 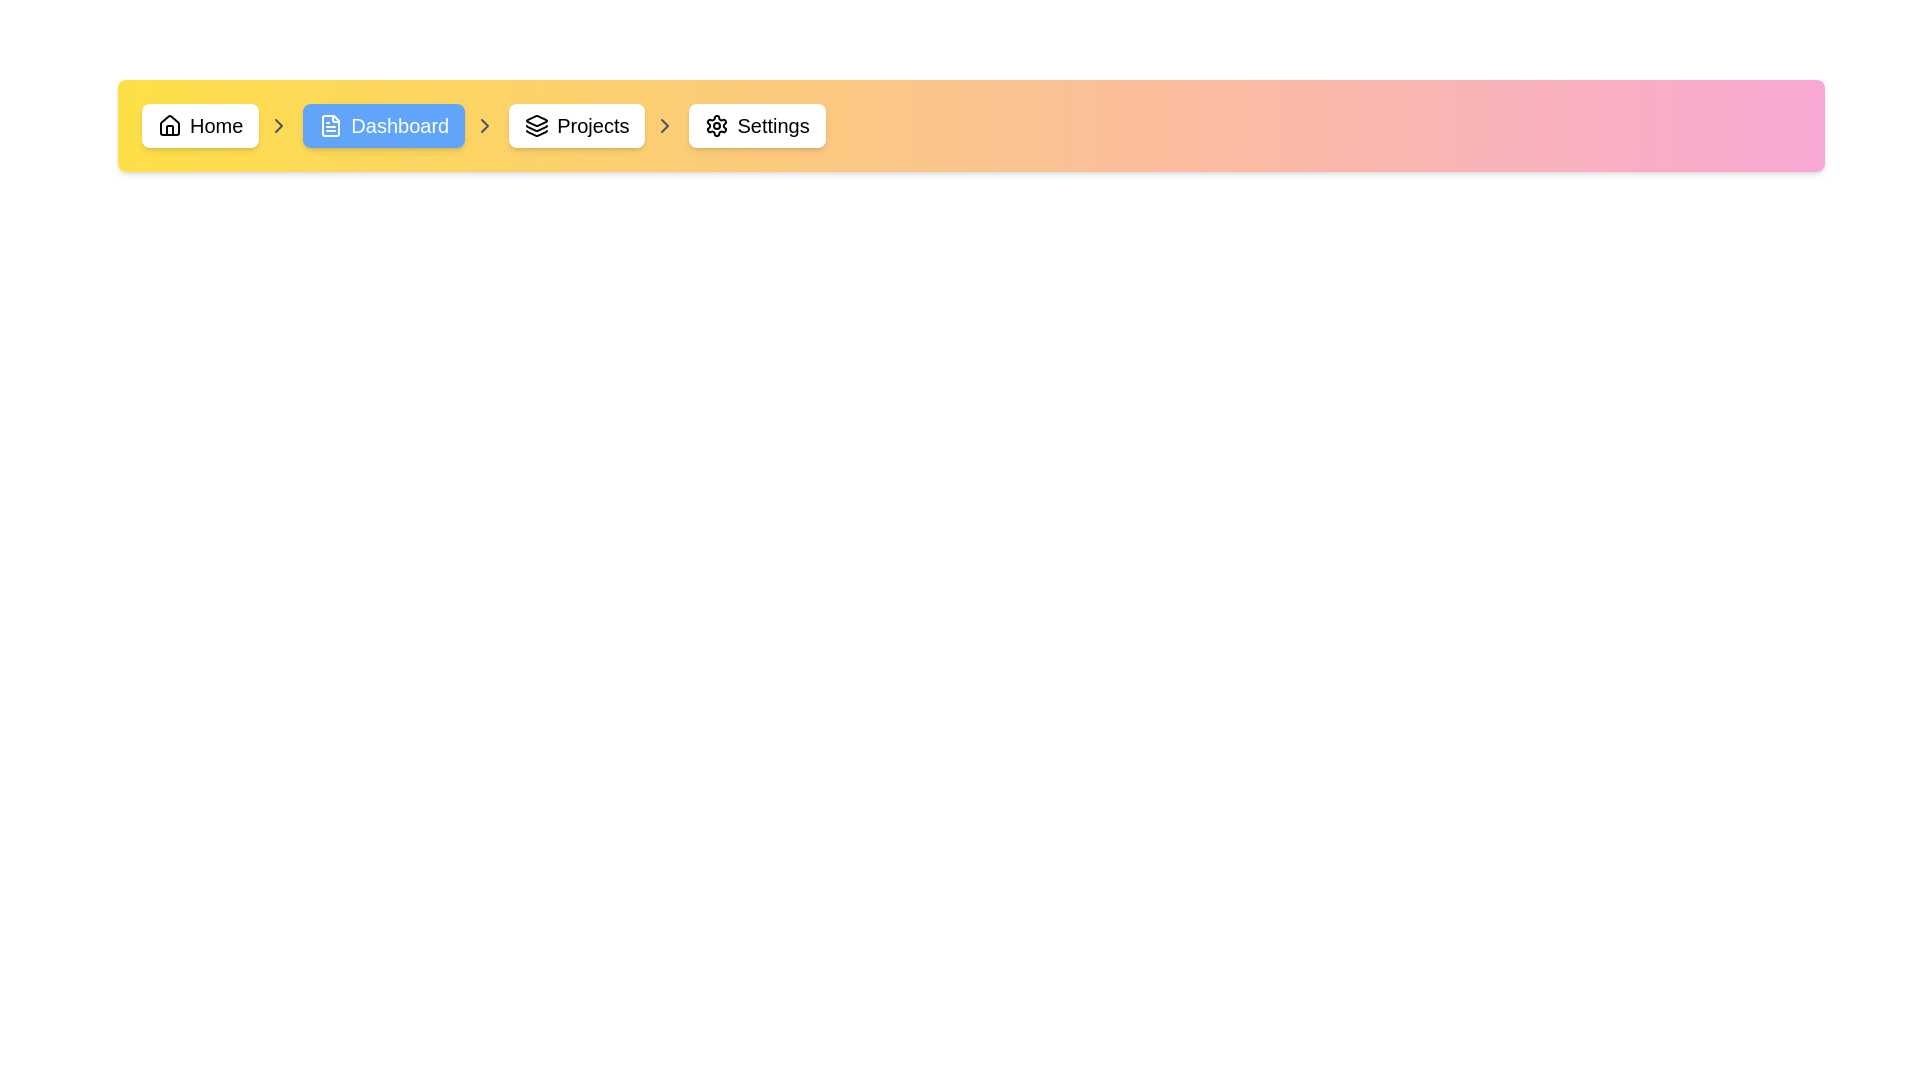 I want to click on the 'Home' SVG icon located in the navigation bar, which is positioned to the left of the 'Home' text, so click(x=169, y=126).